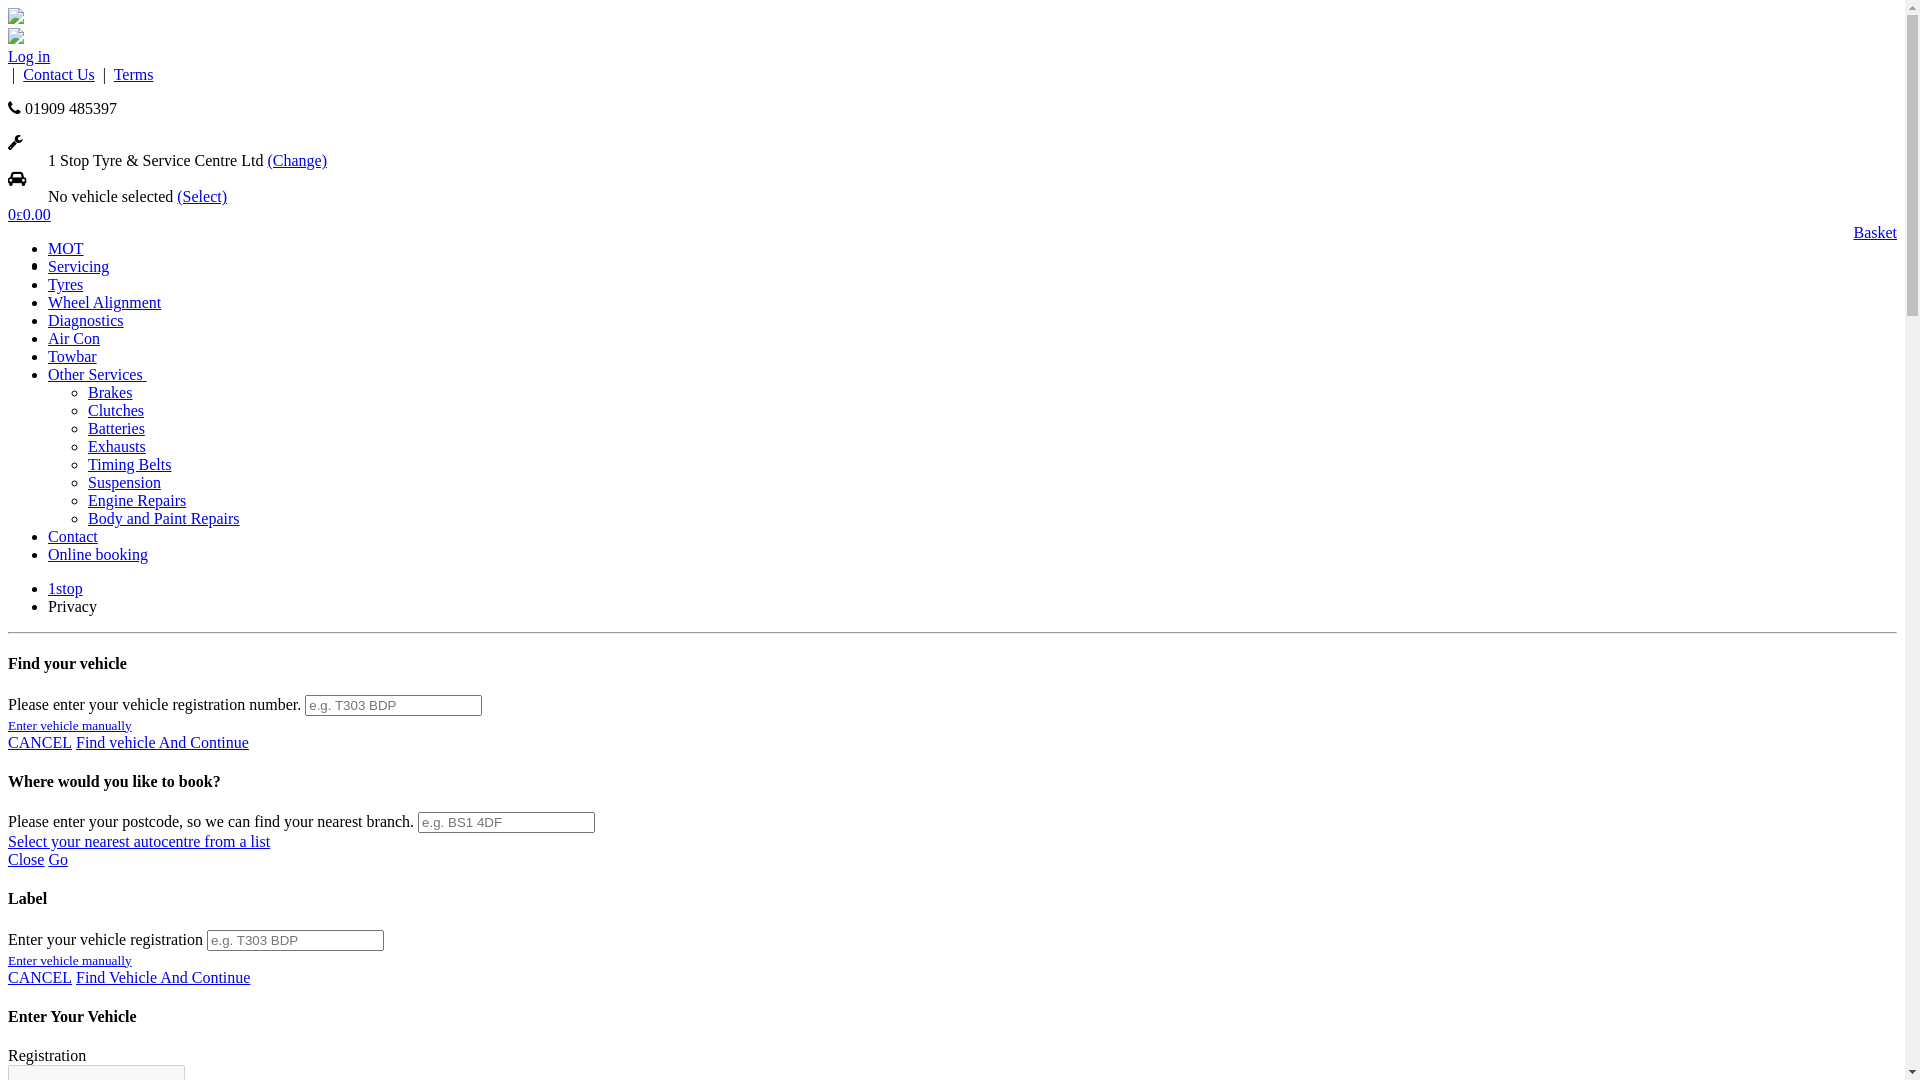 The width and height of the screenshot is (1920, 1080). Describe the element at coordinates (163, 977) in the screenshot. I see `'Find Vehicle And Continue'` at that location.